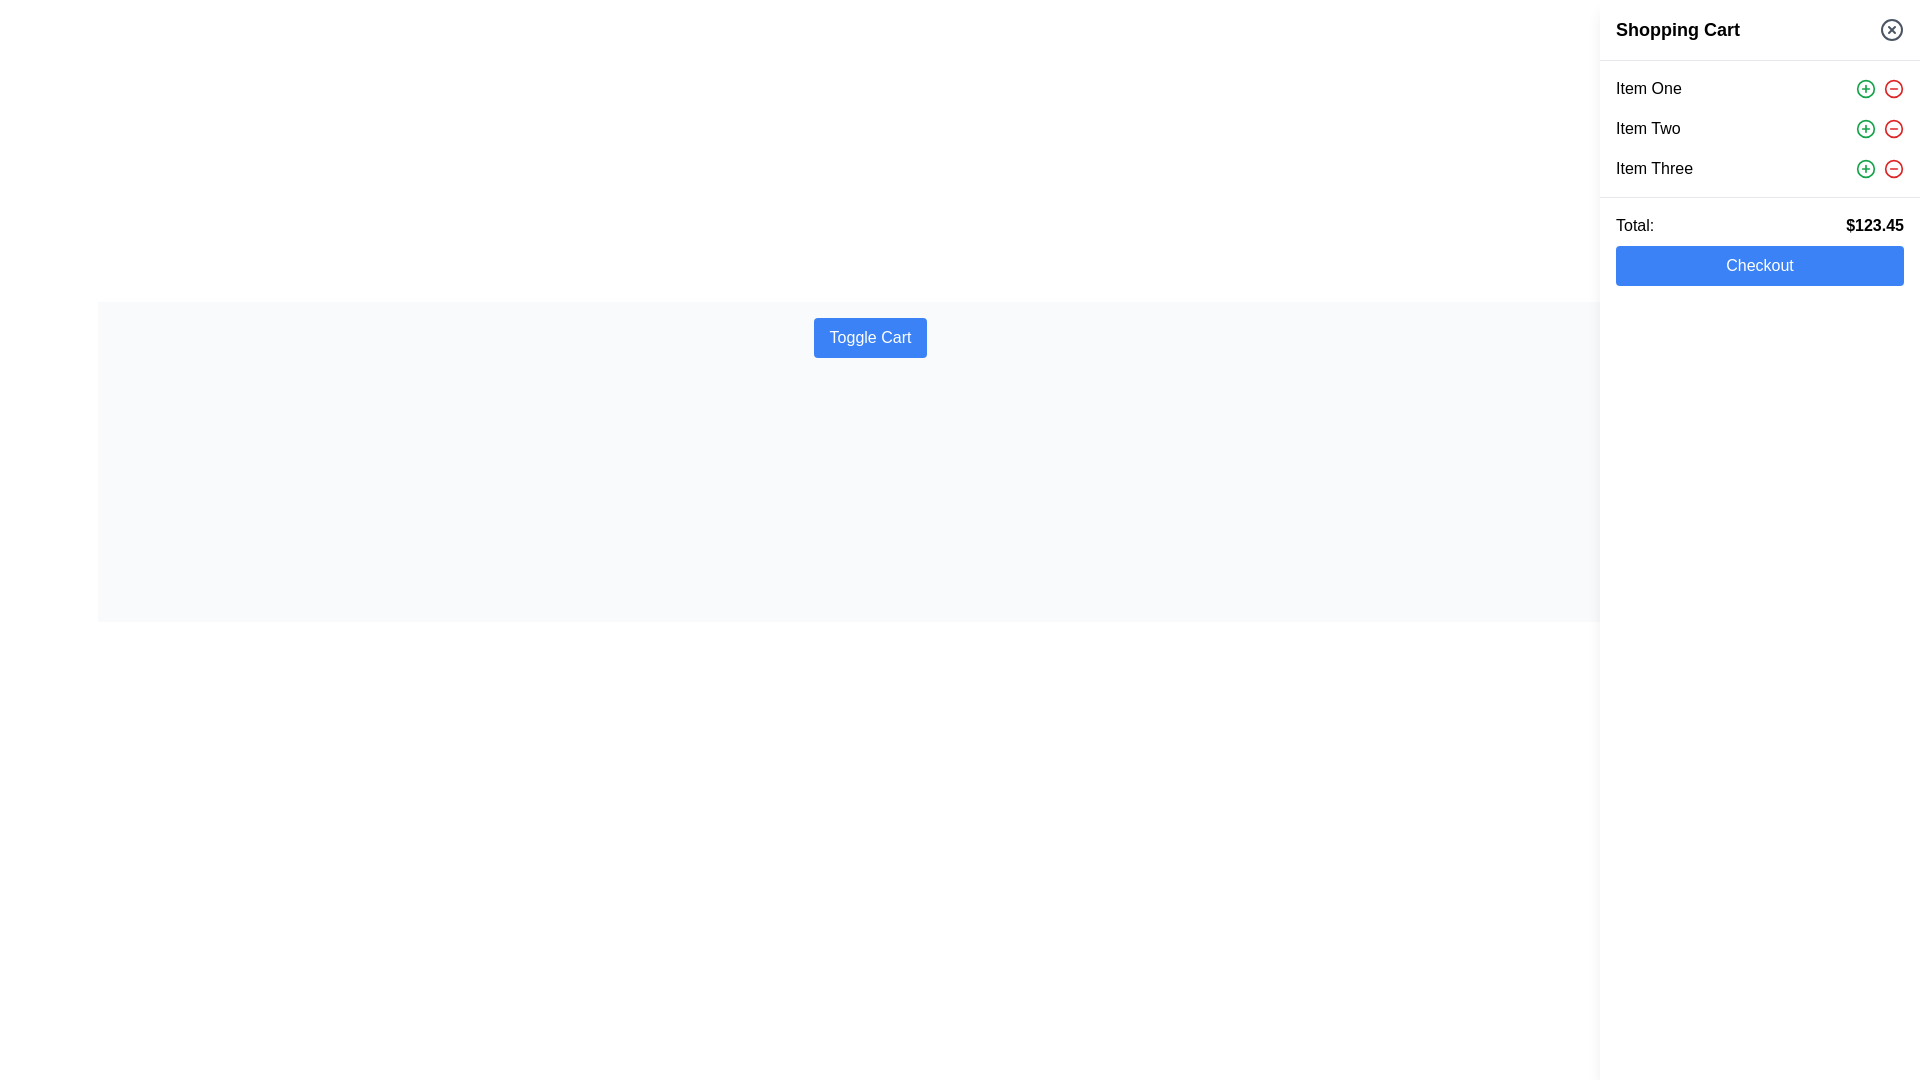 Image resolution: width=1920 pixels, height=1080 pixels. Describe the element at coordinates (1648, 87) in the screenshot. I see `the text label displaying 'Item One' in the shopping cart section, which is styled in a medium-weight black font and is the first item in the list` at that location.